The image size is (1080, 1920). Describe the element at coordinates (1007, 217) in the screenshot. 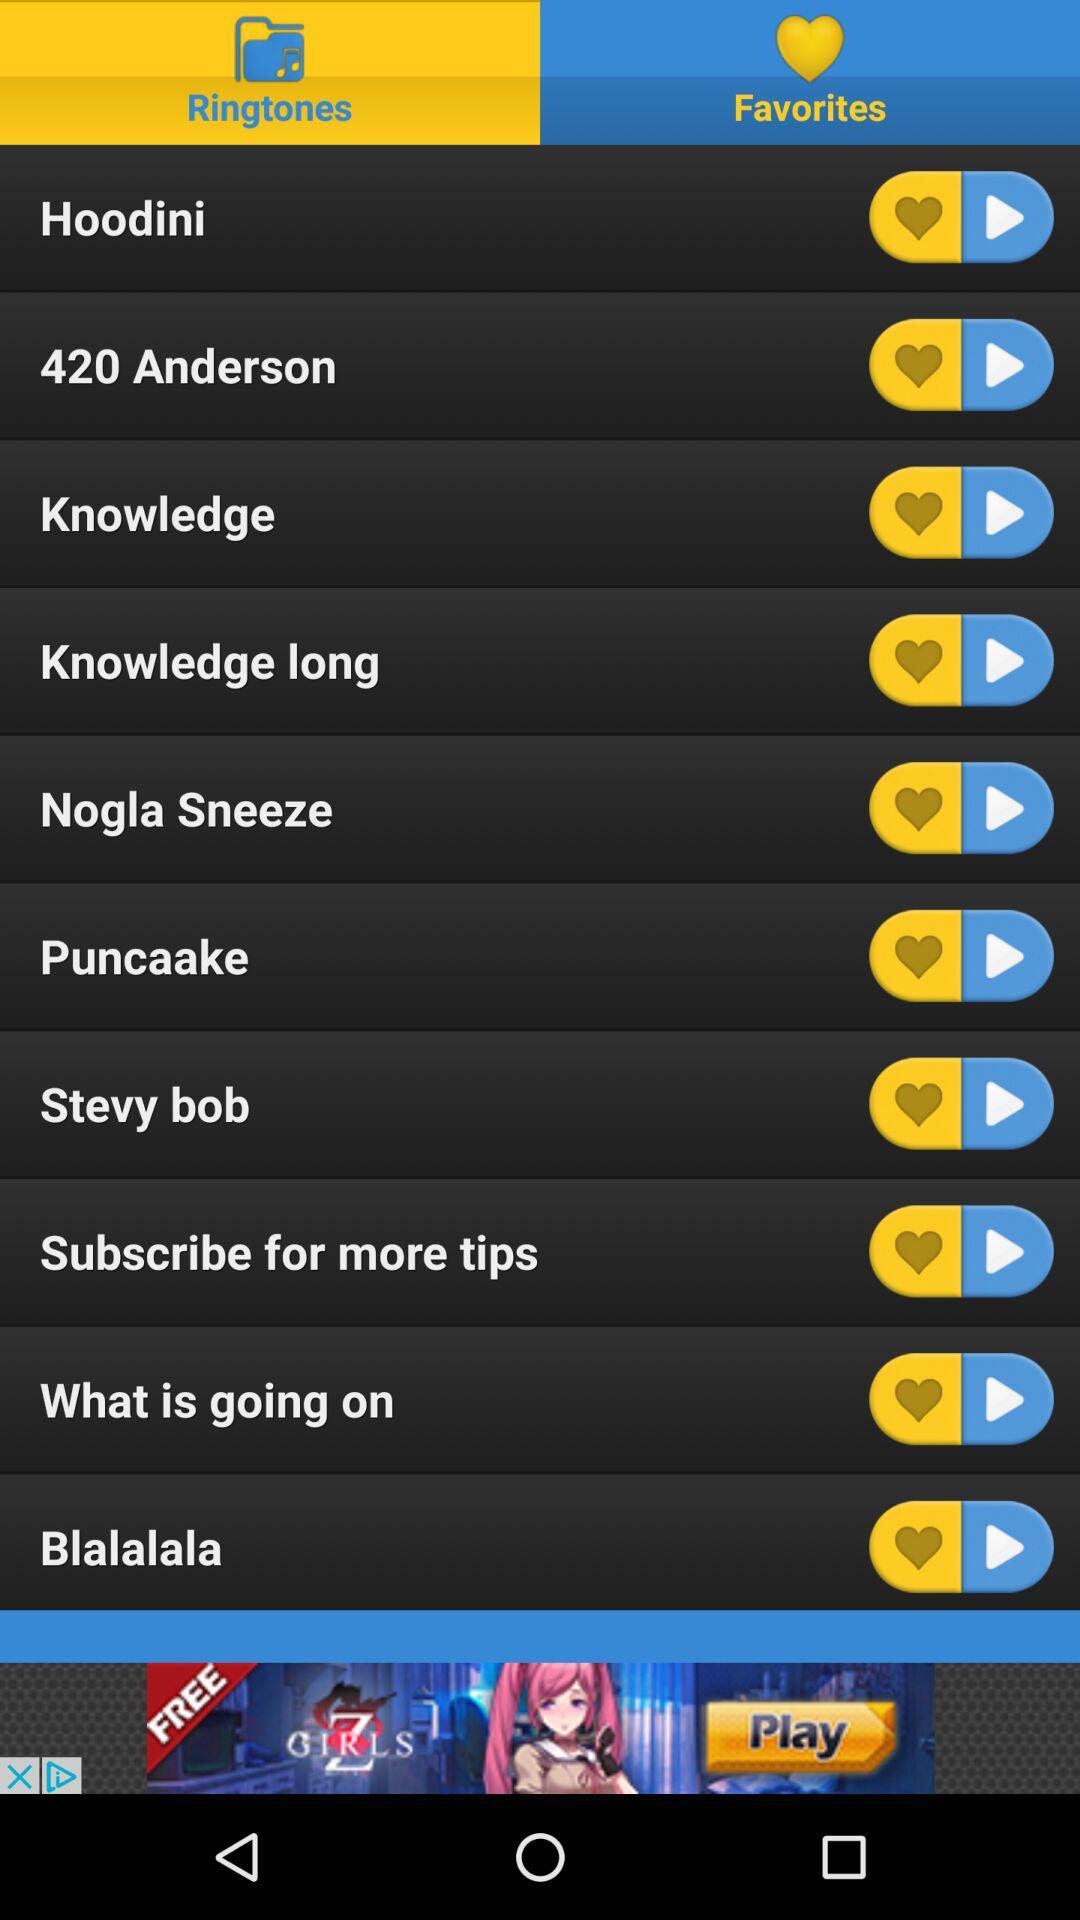

I see `ringtone` at that location.